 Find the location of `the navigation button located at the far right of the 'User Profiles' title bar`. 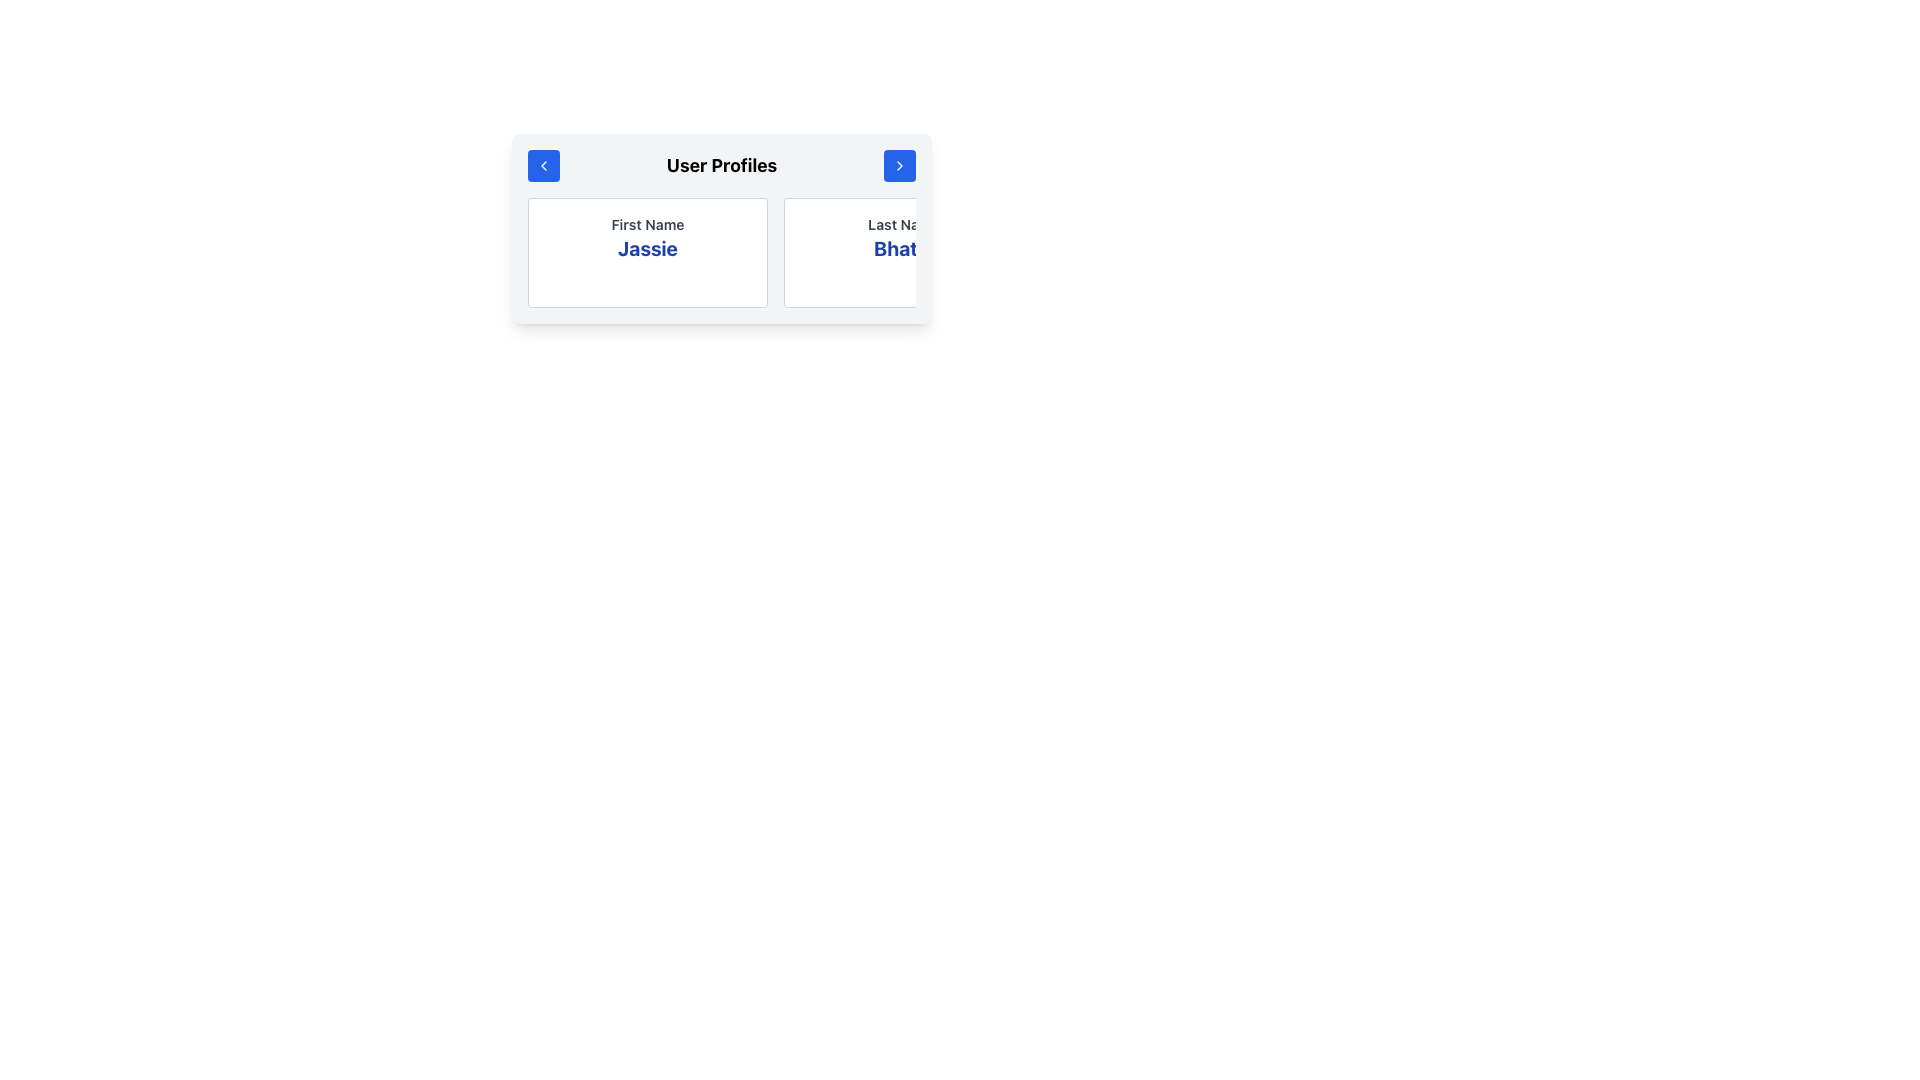

the navigation button located at the far right of the 'User Profiles' title bar is located at coordinates (898, 164).